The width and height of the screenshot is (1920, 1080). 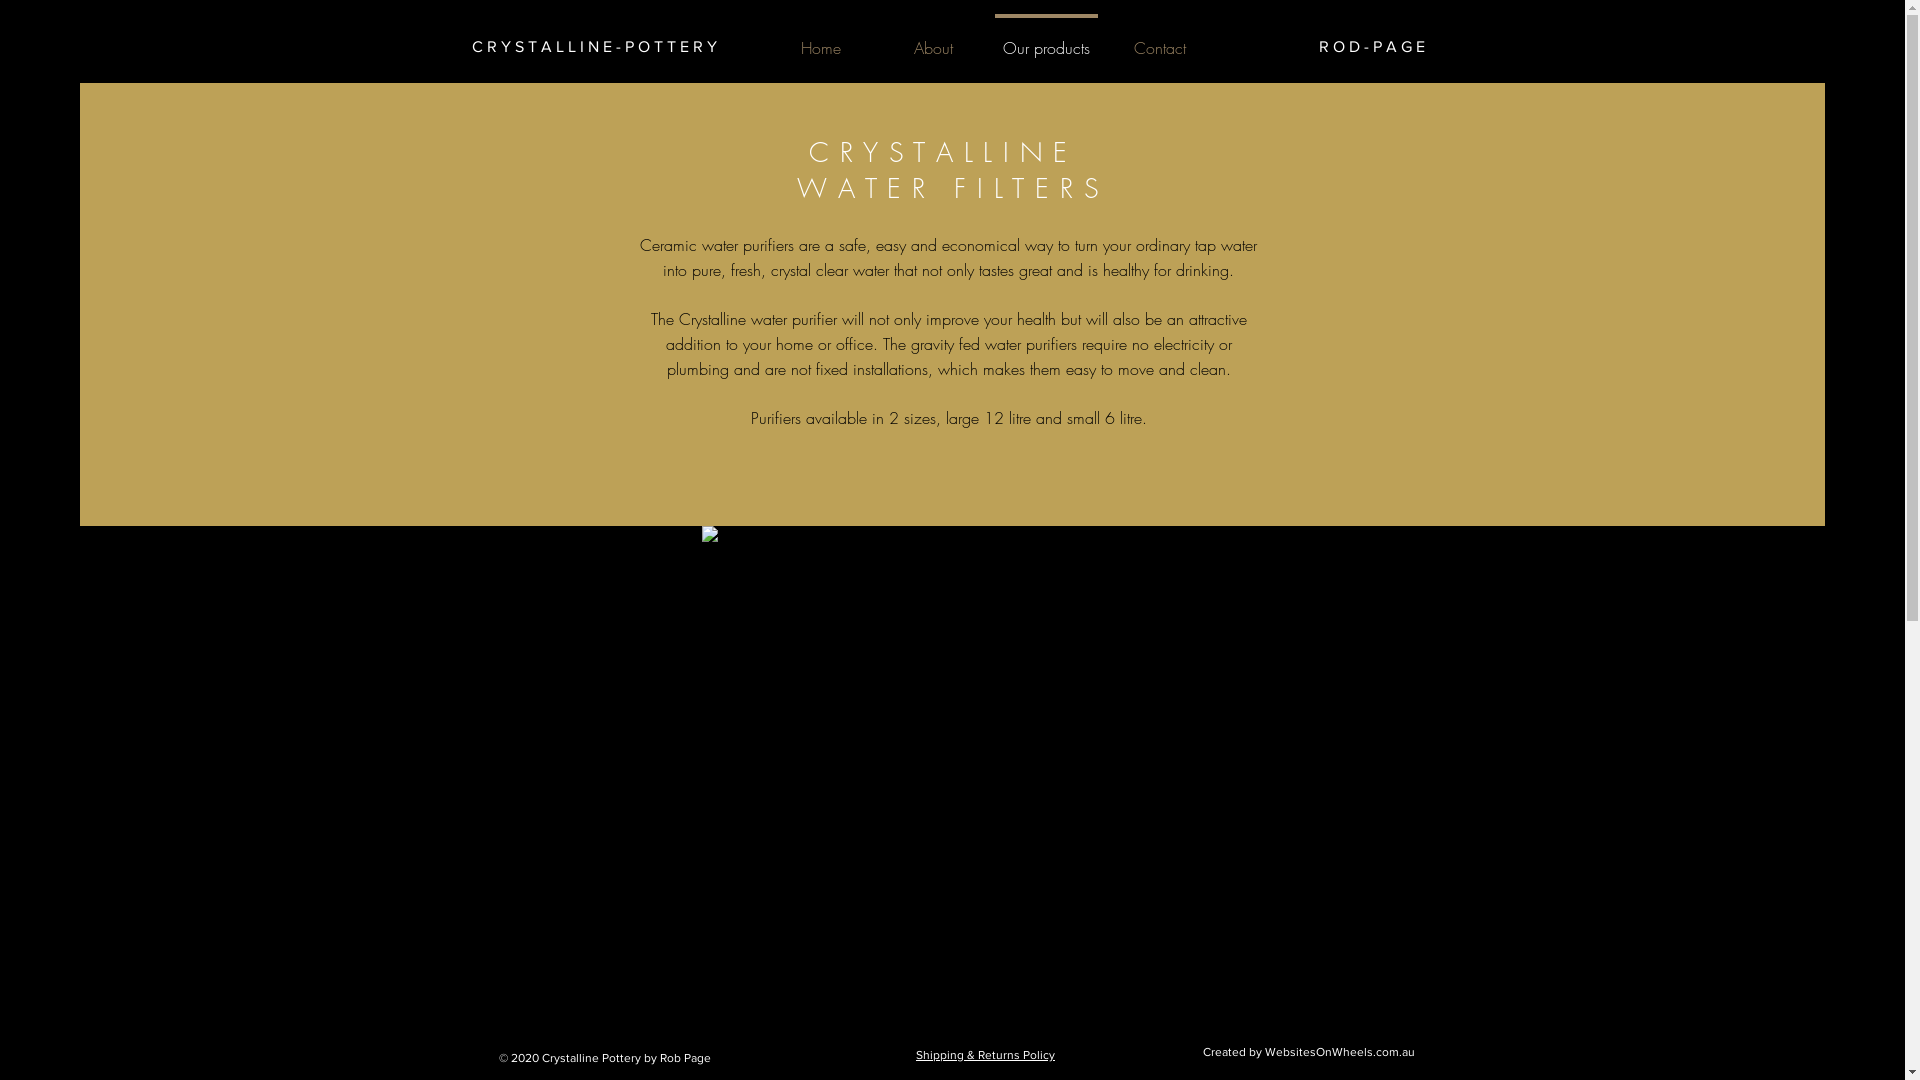 What do you see at coordinates (1159, 38) in the screenshot?
I see `'Contact'` at bounding box center [1159, 38].